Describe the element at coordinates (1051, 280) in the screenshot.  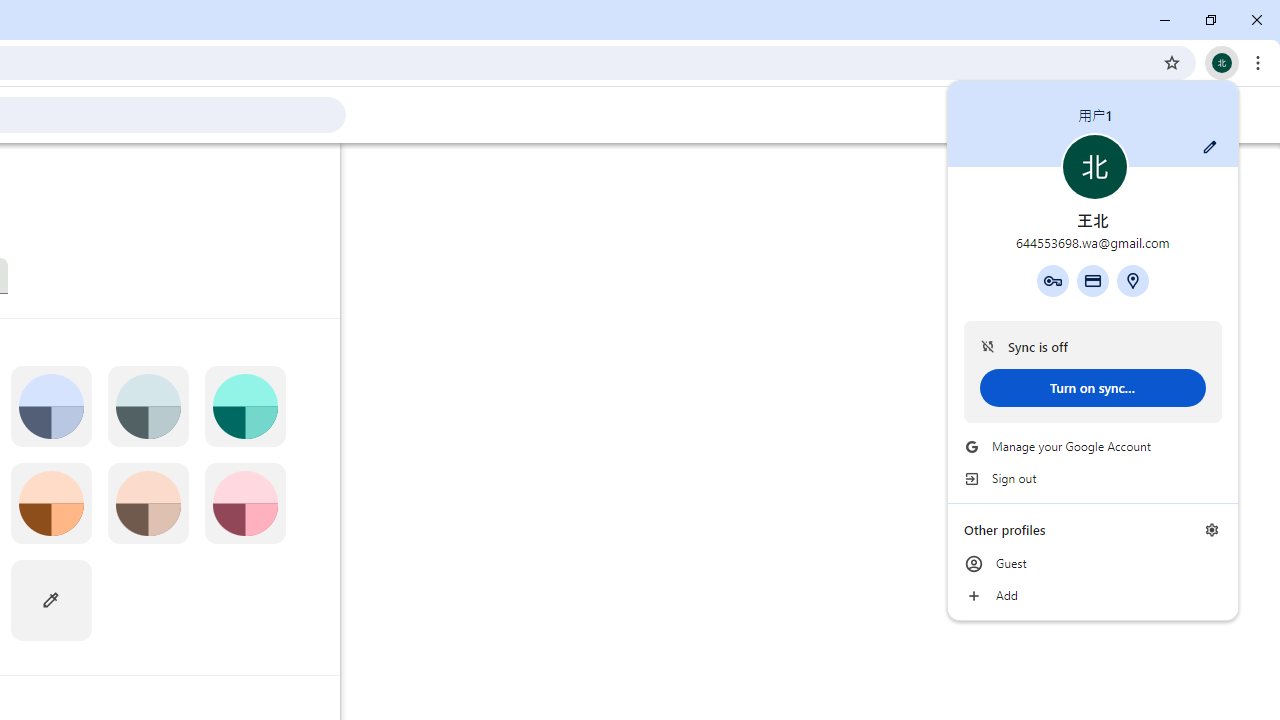
I see `'Google Password Manager'` at that location.